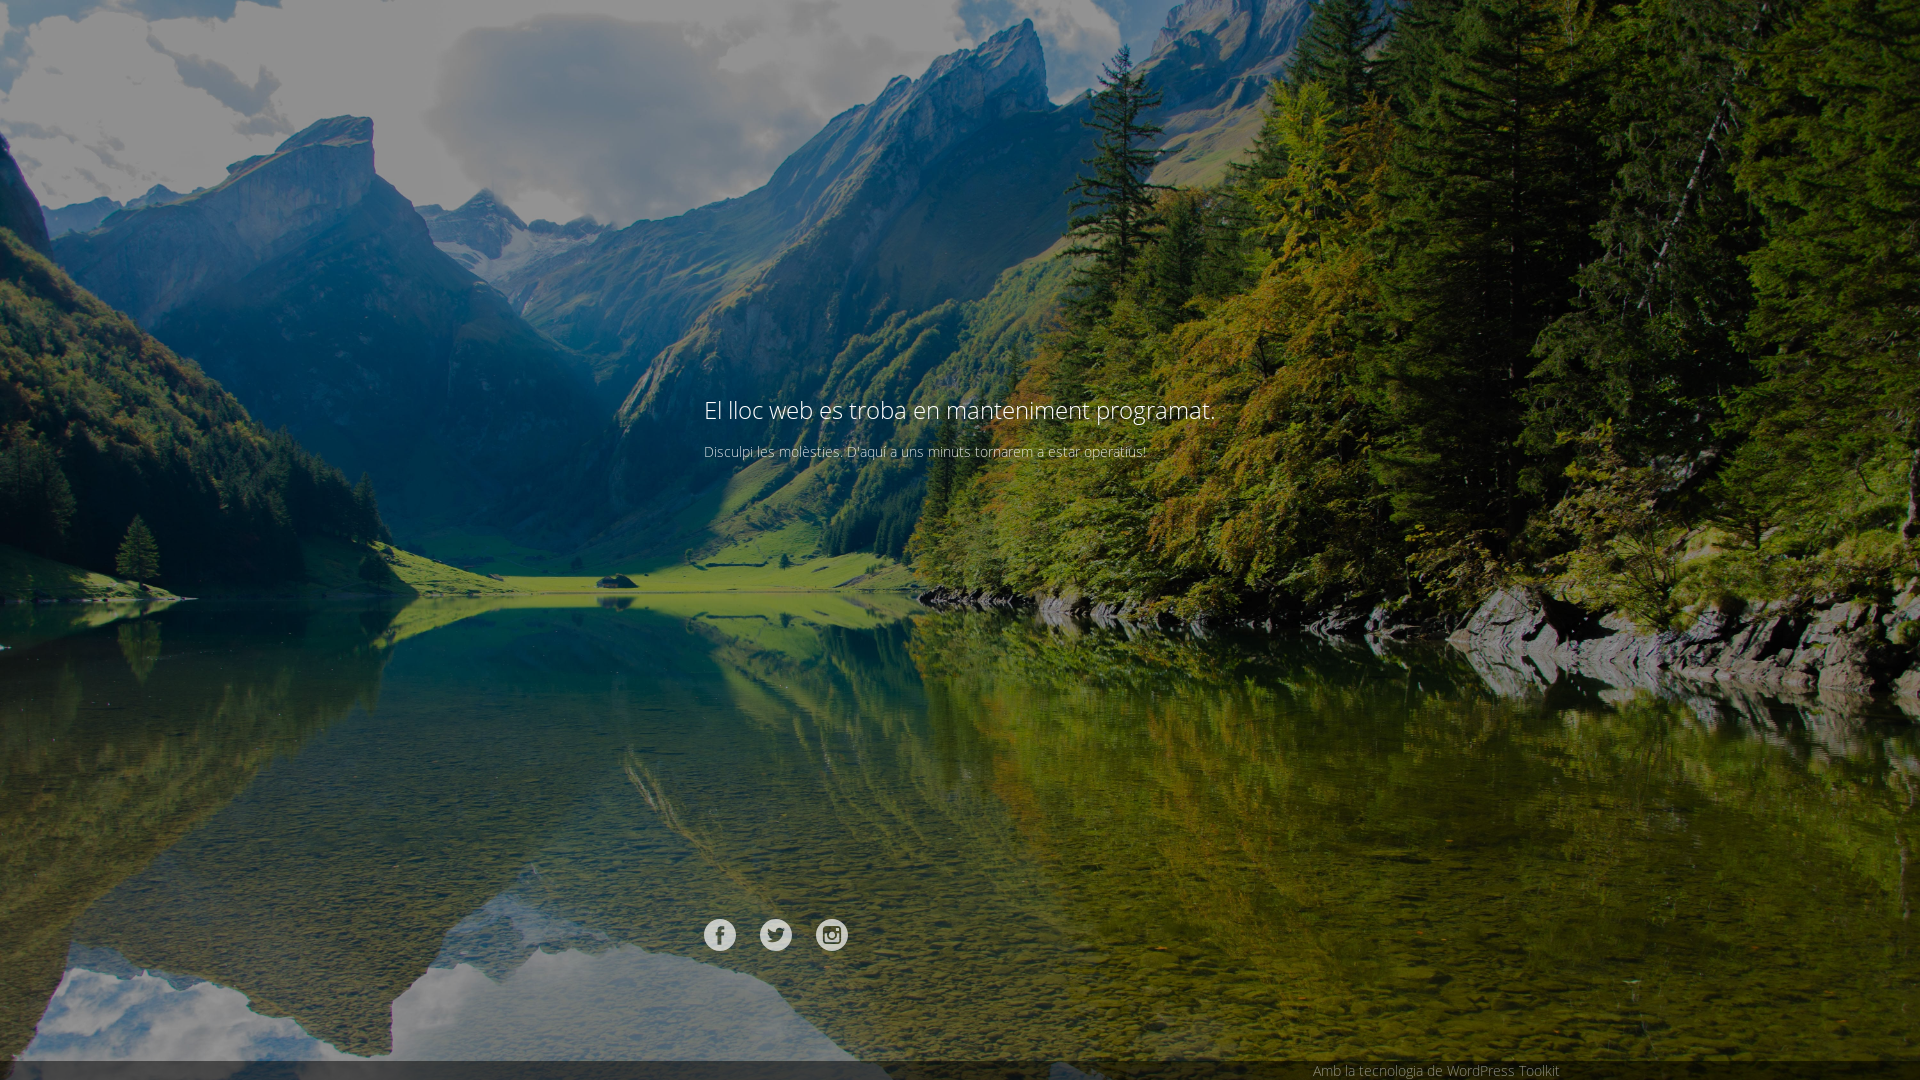 The height and width of the screenshot is (1080, 1920). Describe the element at coordinates (831, 934) in the screenshot. I see `'Instagram'` at that location.